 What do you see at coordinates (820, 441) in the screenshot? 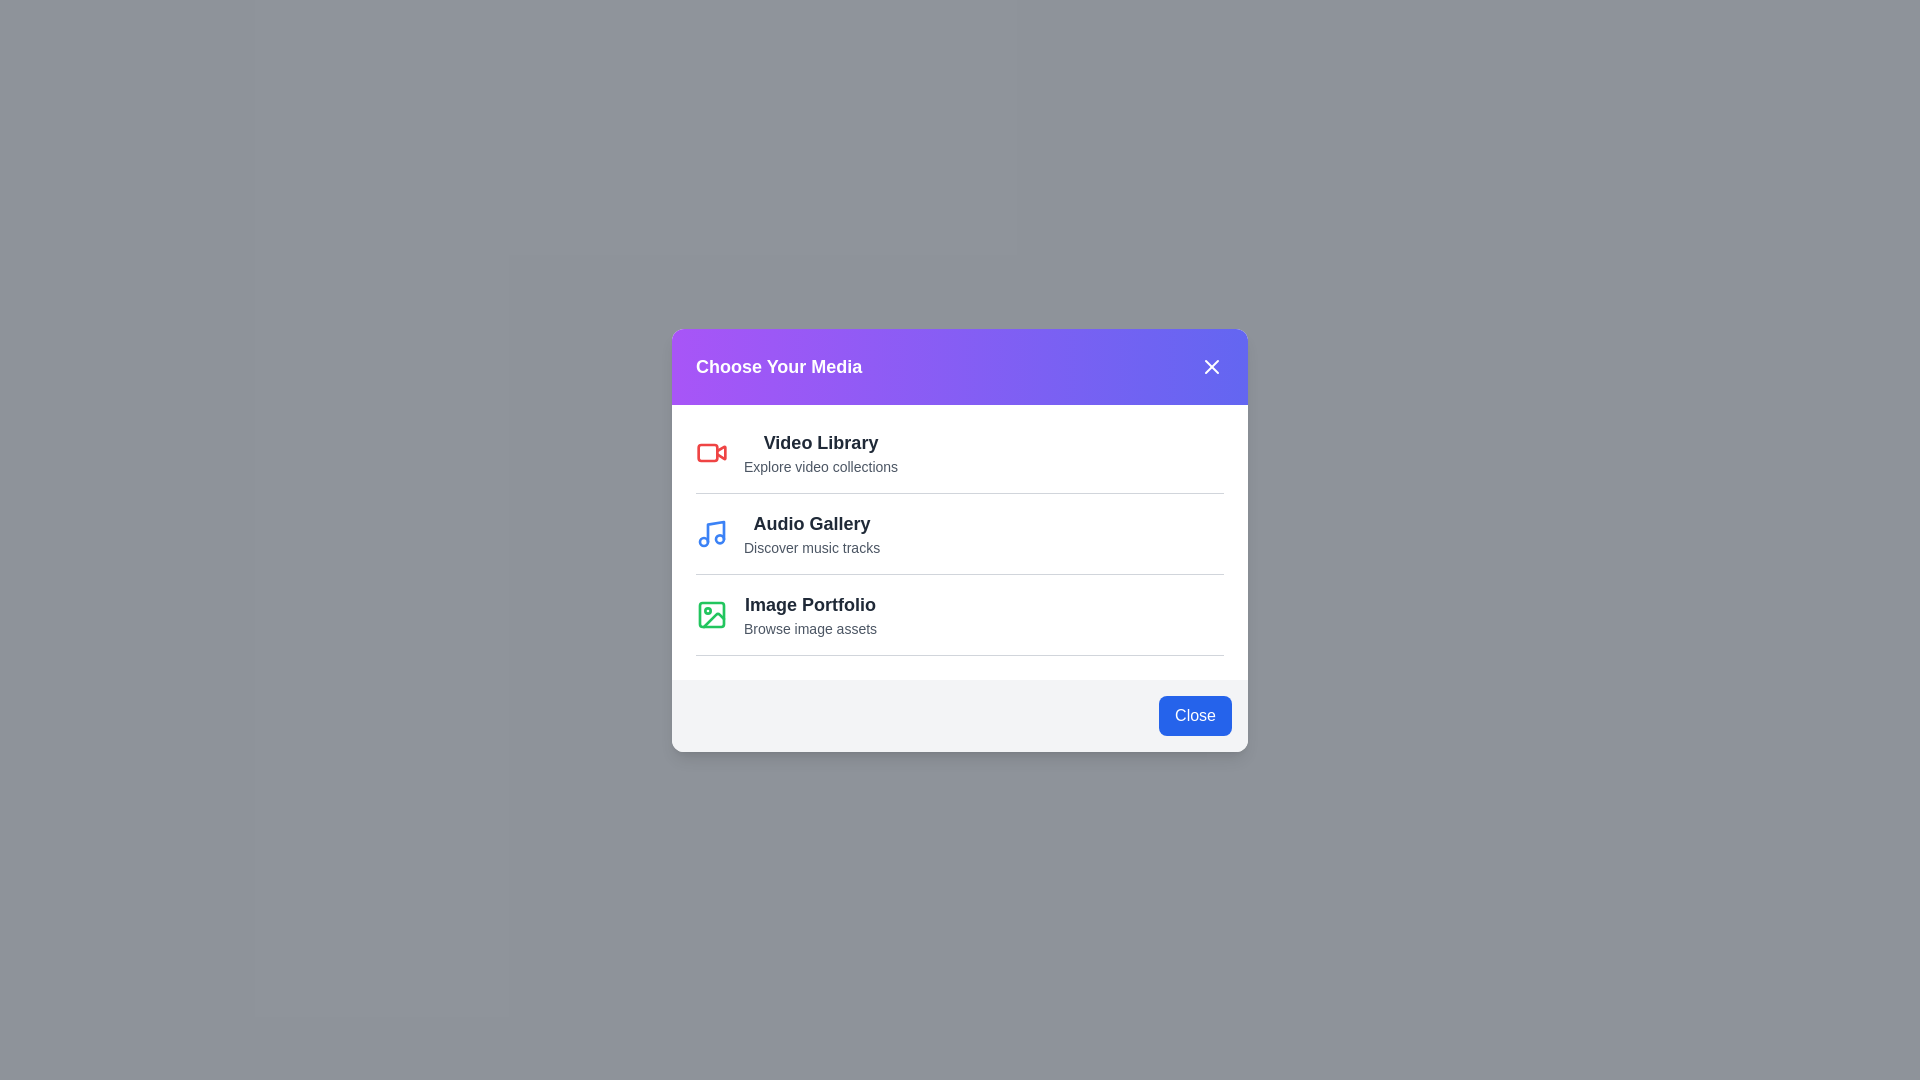
I see `the 'Video Library' option to select it` at bounding box center [820, 441].